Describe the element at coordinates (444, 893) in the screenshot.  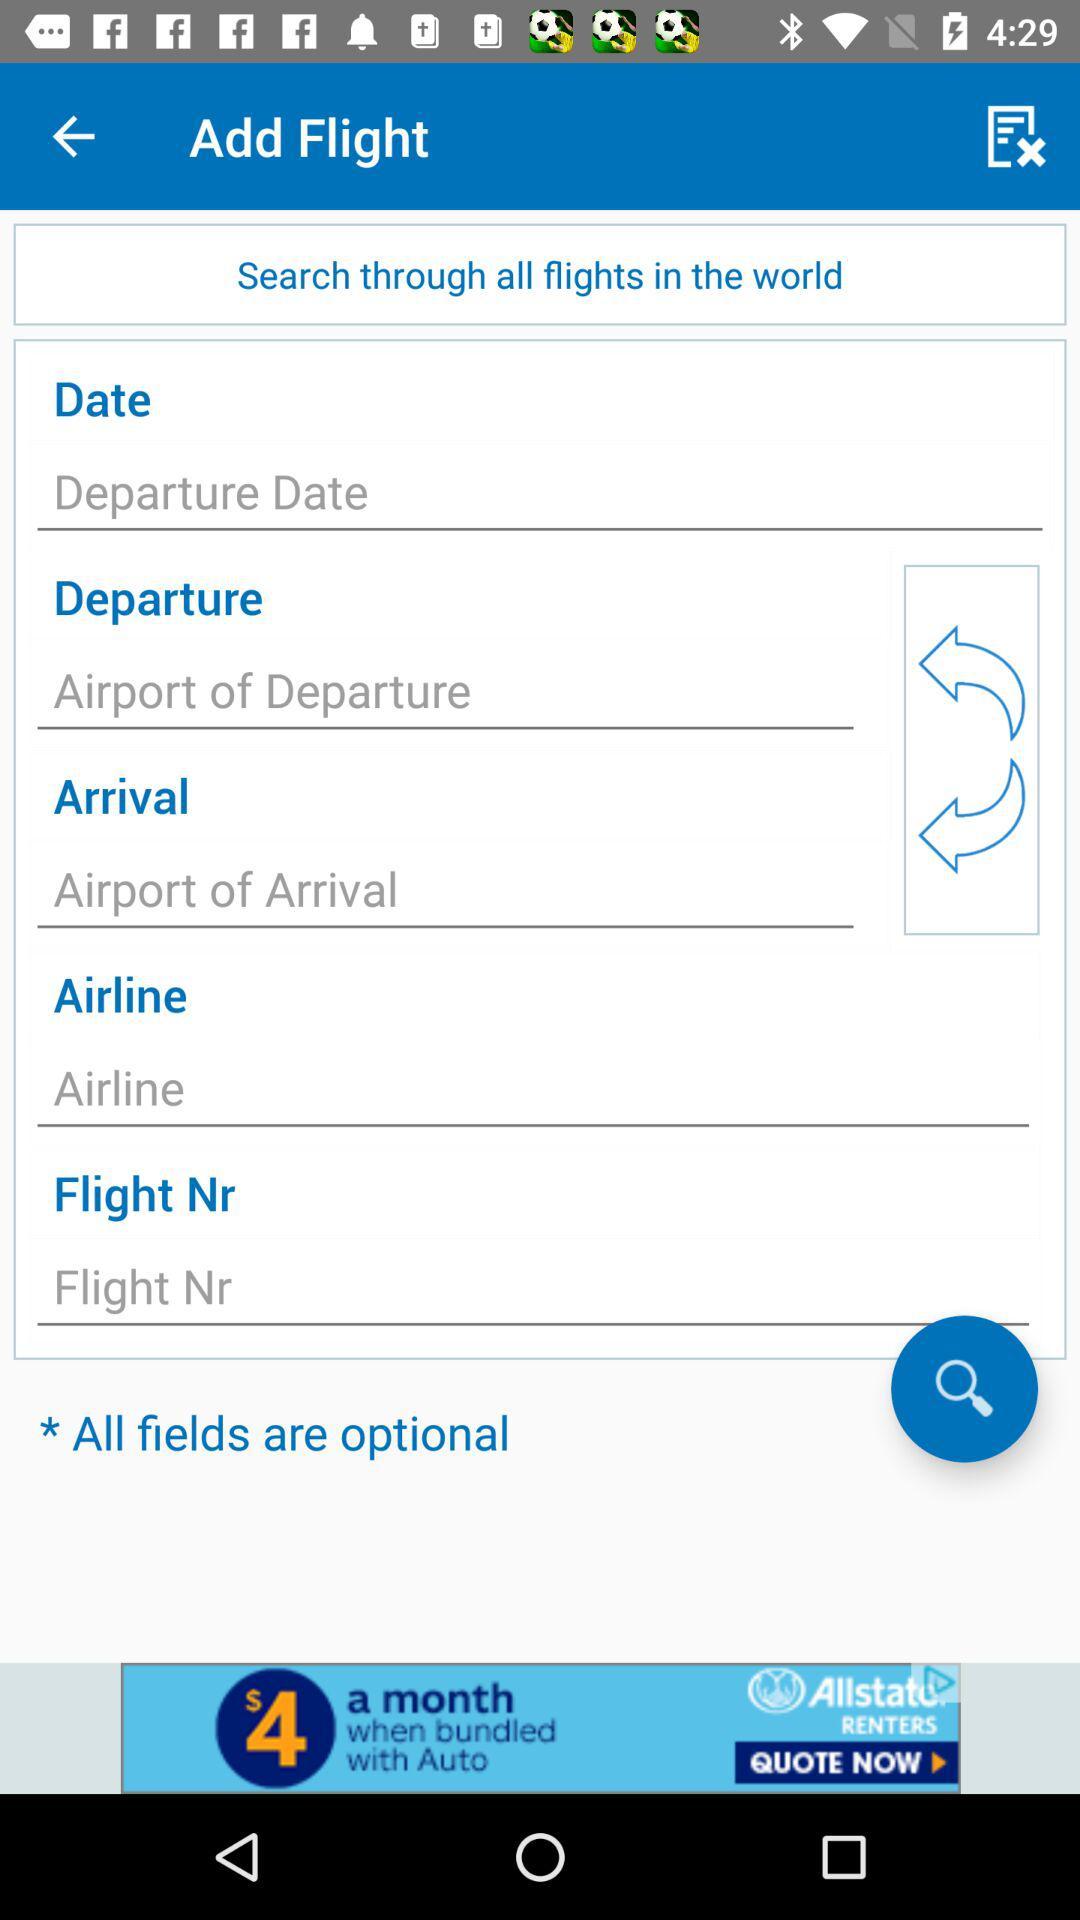
I see `insert airport of arrival` at that location.